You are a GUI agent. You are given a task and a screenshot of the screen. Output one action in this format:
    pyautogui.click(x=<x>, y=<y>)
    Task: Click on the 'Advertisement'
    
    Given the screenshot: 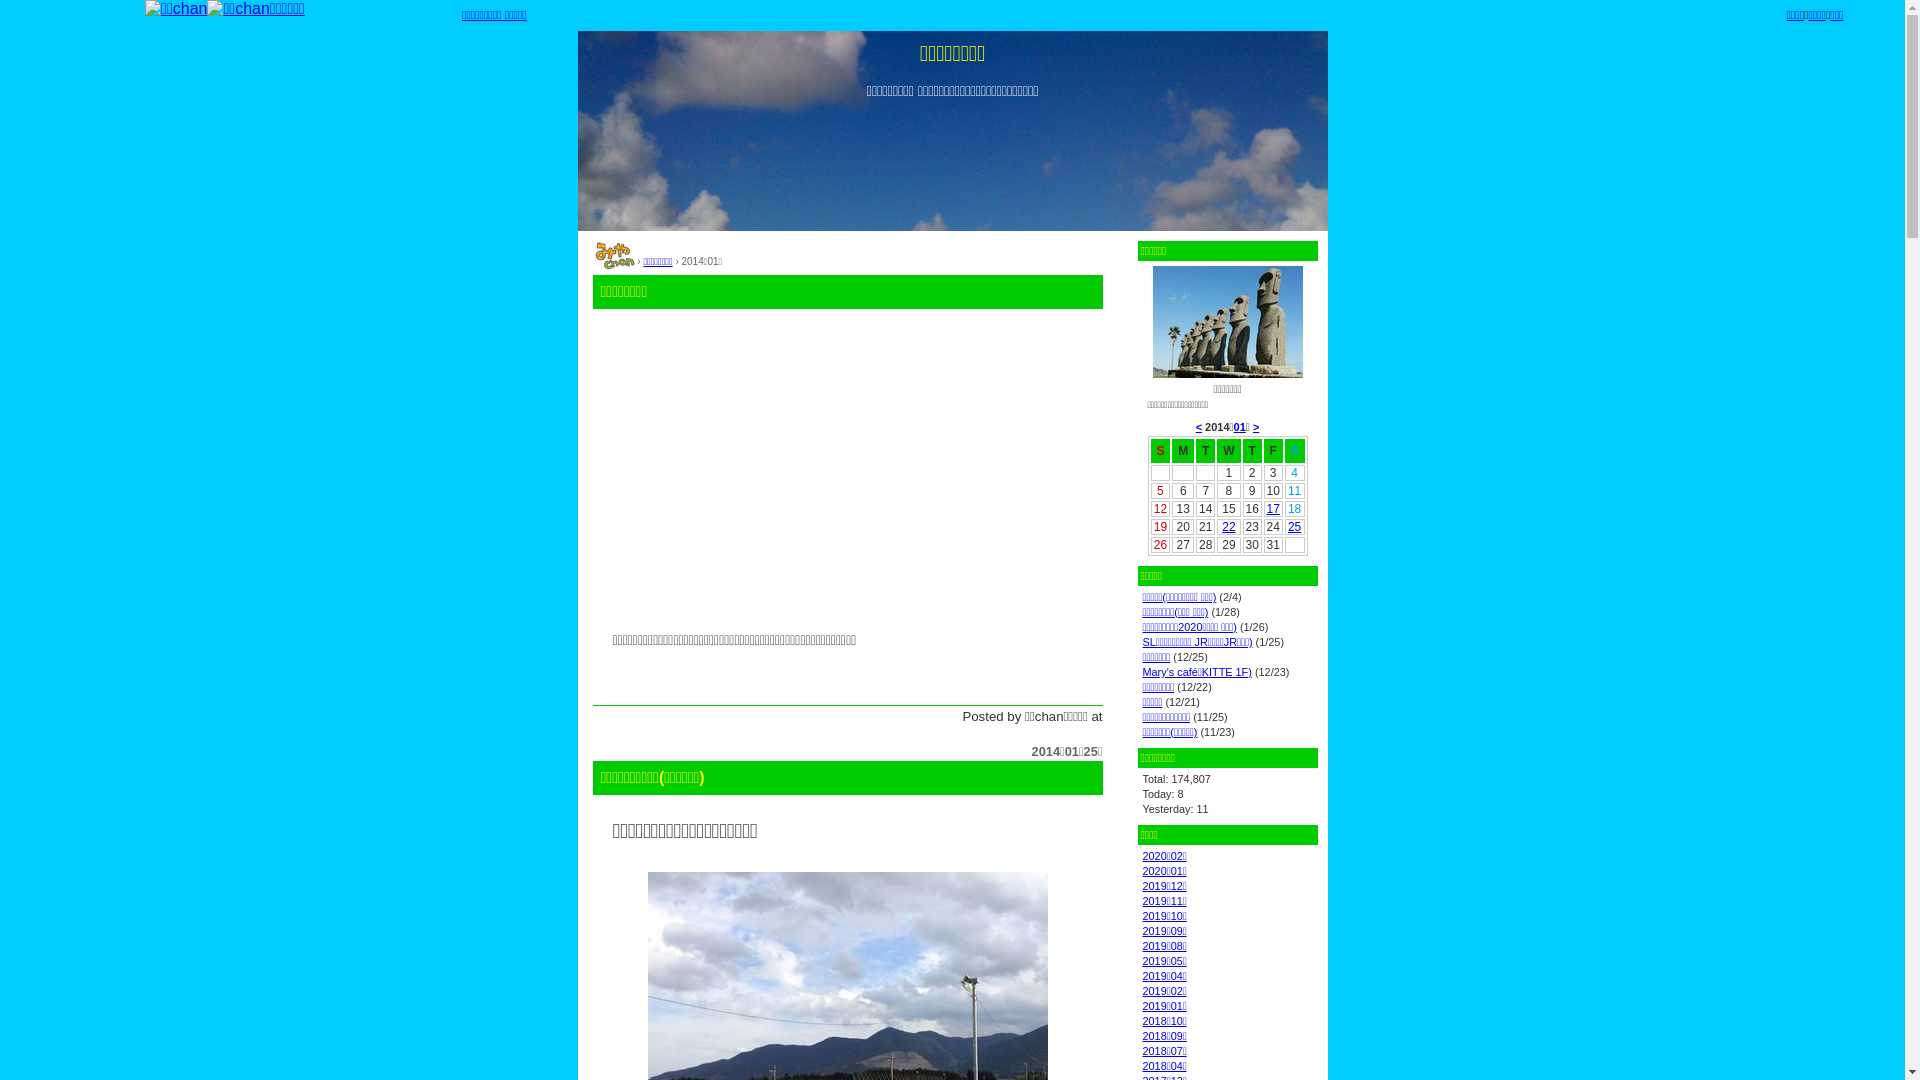 What is the action you would take?
    pyautogui.click(x=846, y=469)
    